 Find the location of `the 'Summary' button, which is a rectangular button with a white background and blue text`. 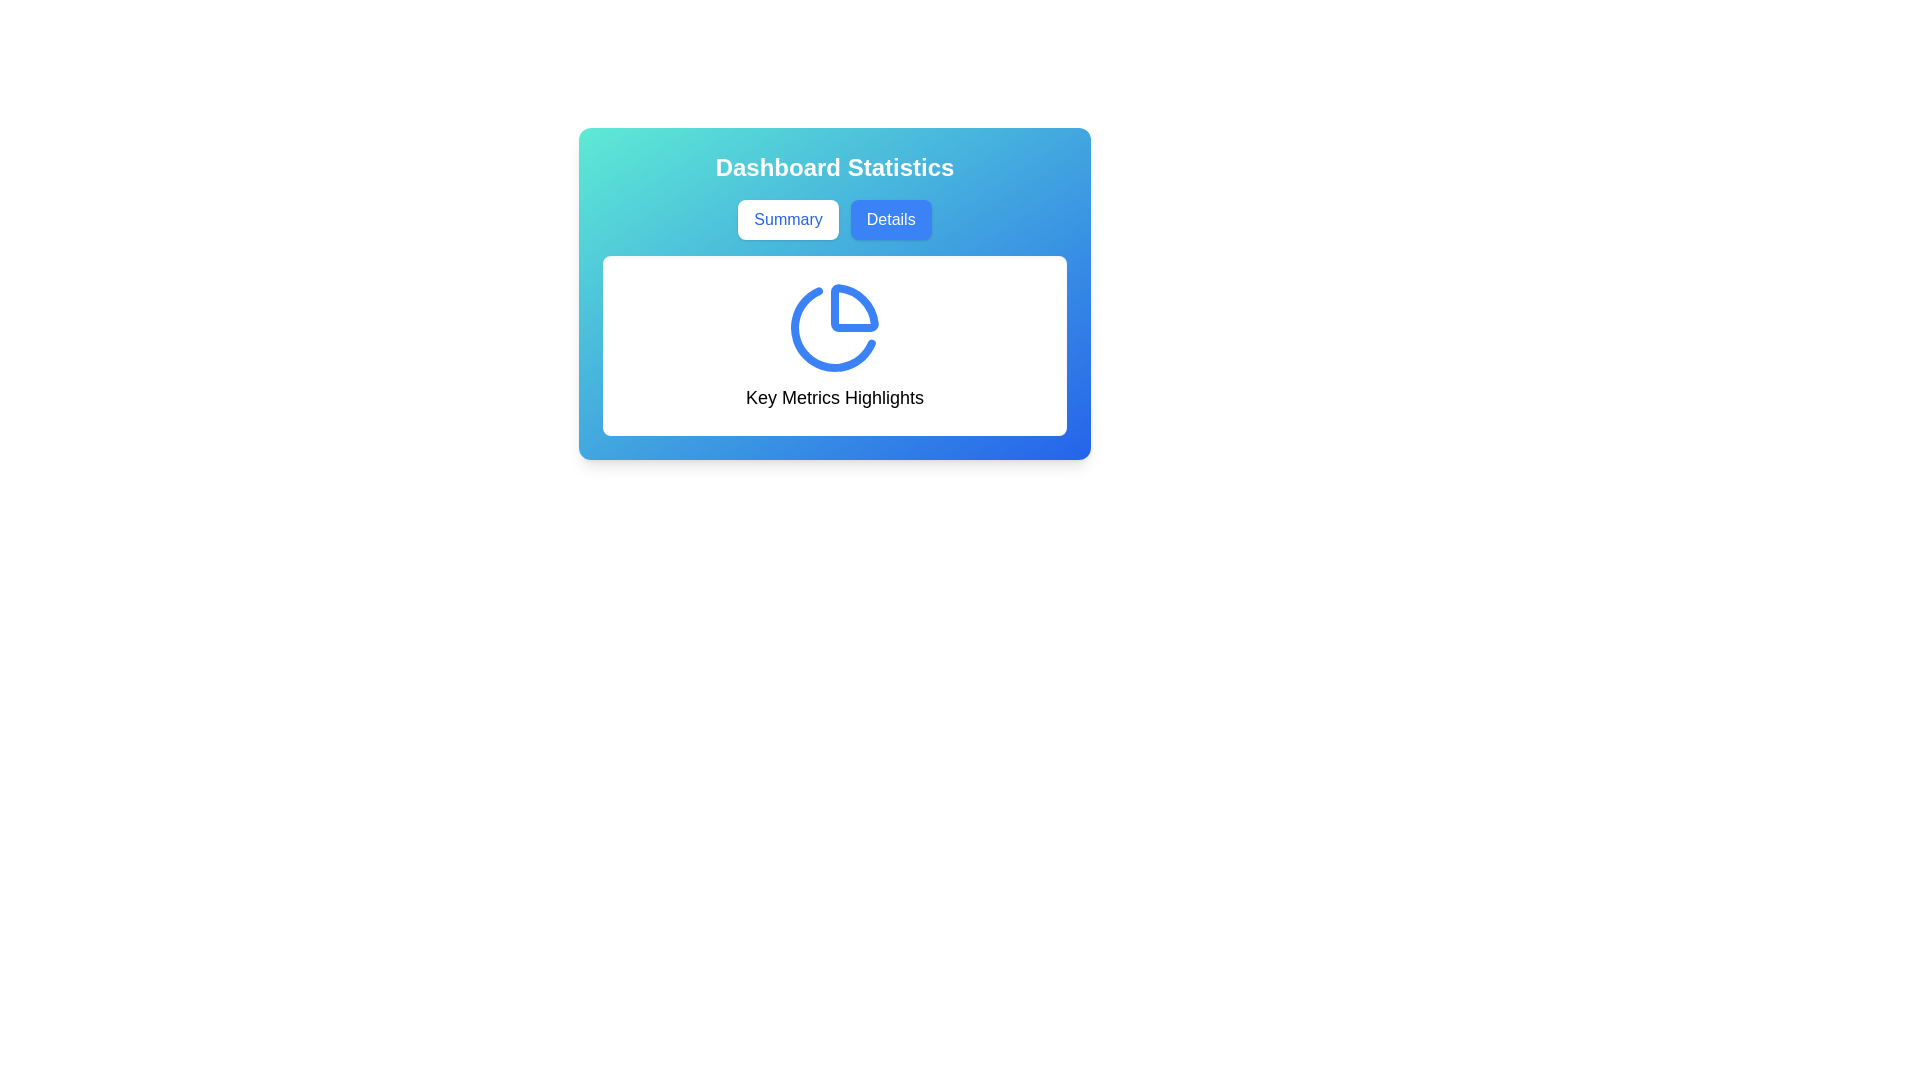

the 'Summary' button, which is a rectangular button with a white background and blue text is located at coordinates (787, 219).